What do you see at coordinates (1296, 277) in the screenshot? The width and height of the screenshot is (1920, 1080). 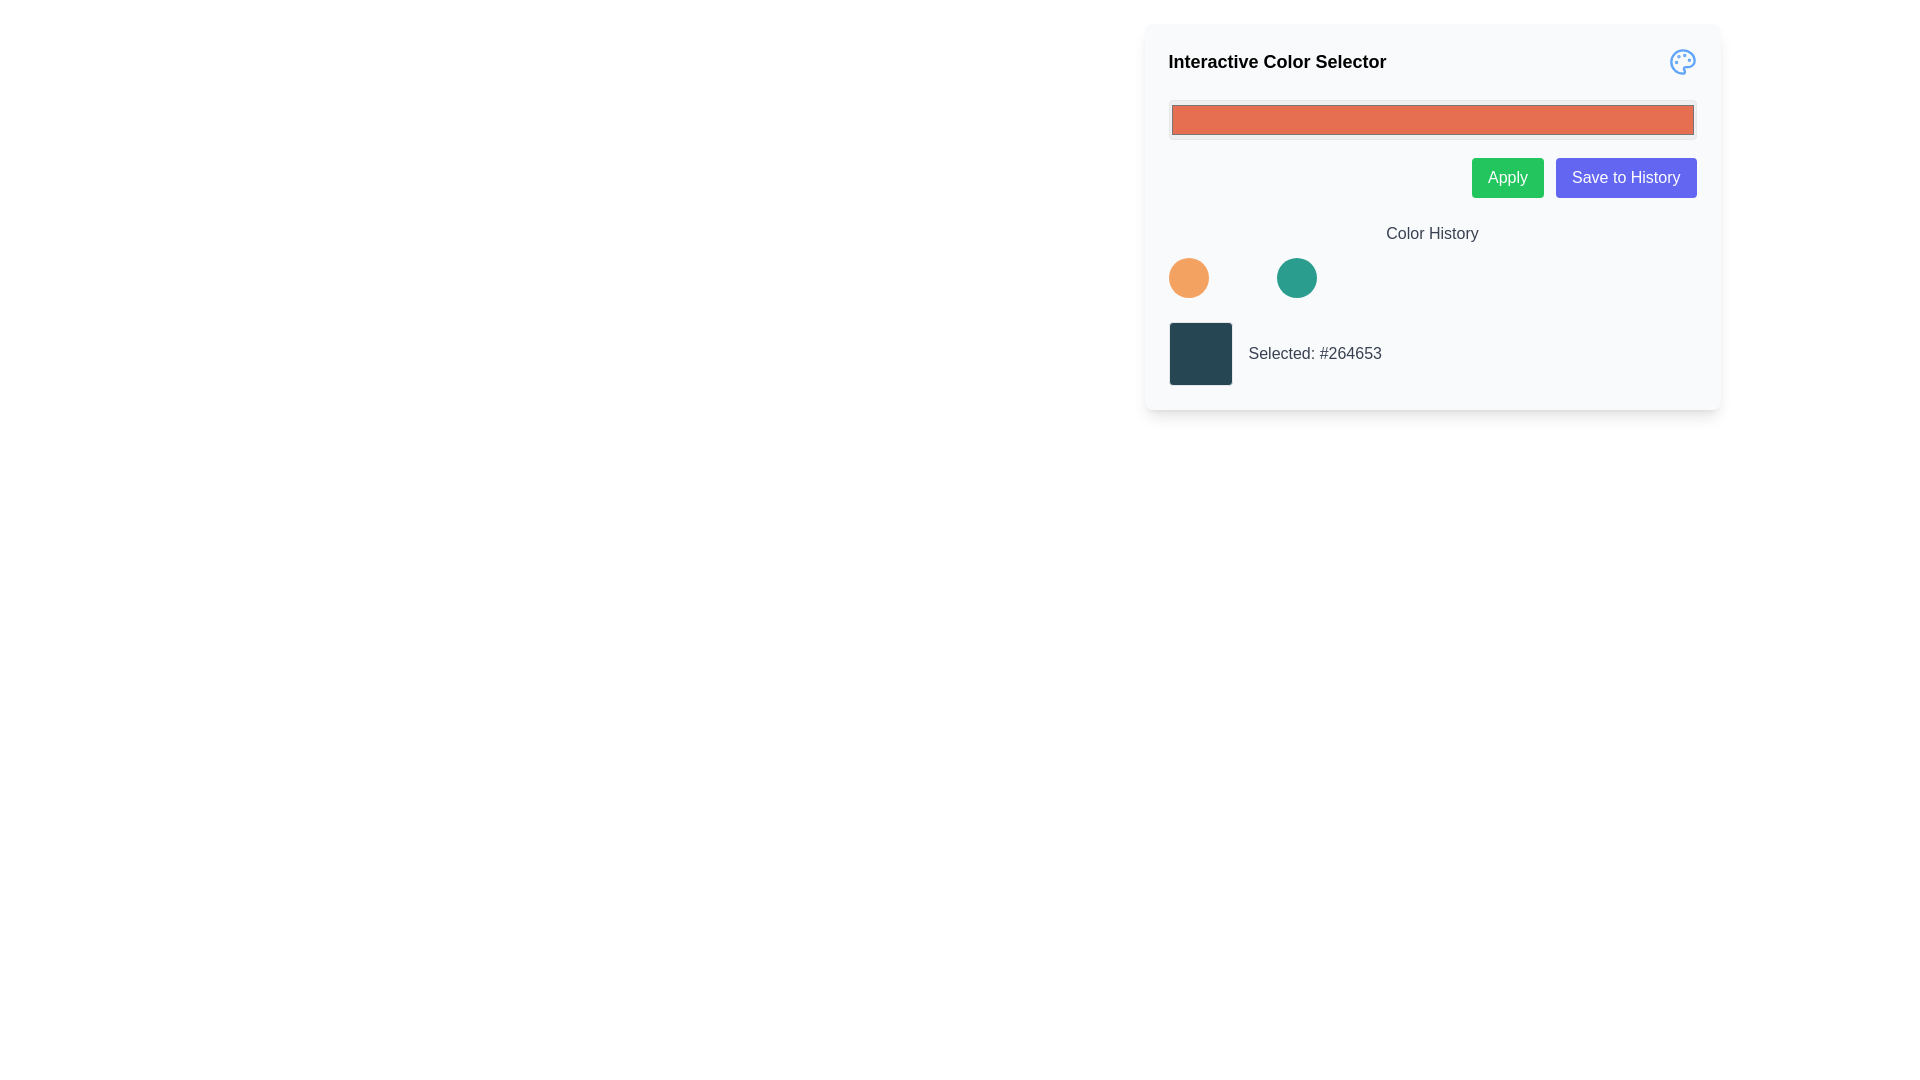 I see `the circular color selection indicator in the 'Color History' section` at bounding box center [1296, 277].